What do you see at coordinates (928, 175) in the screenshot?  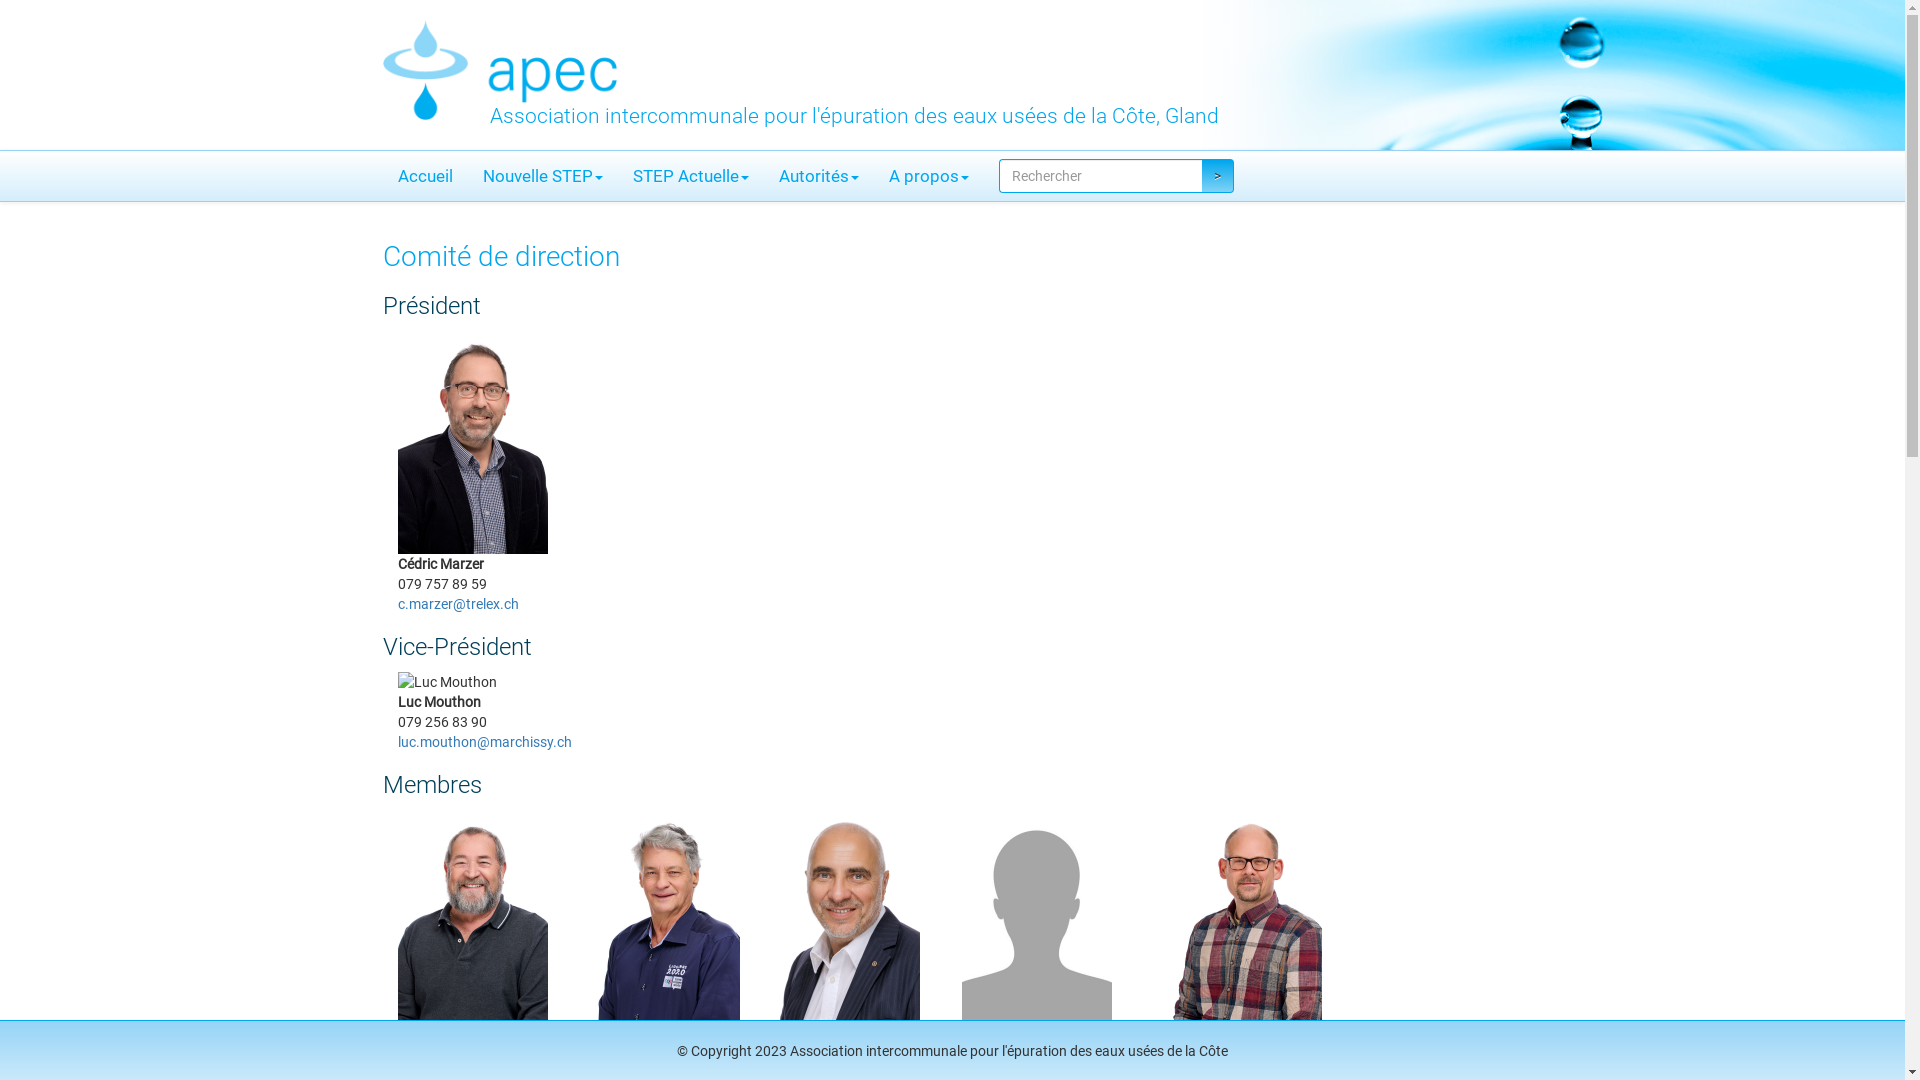 I see `'A propos'` at bounding box center [928, 175].